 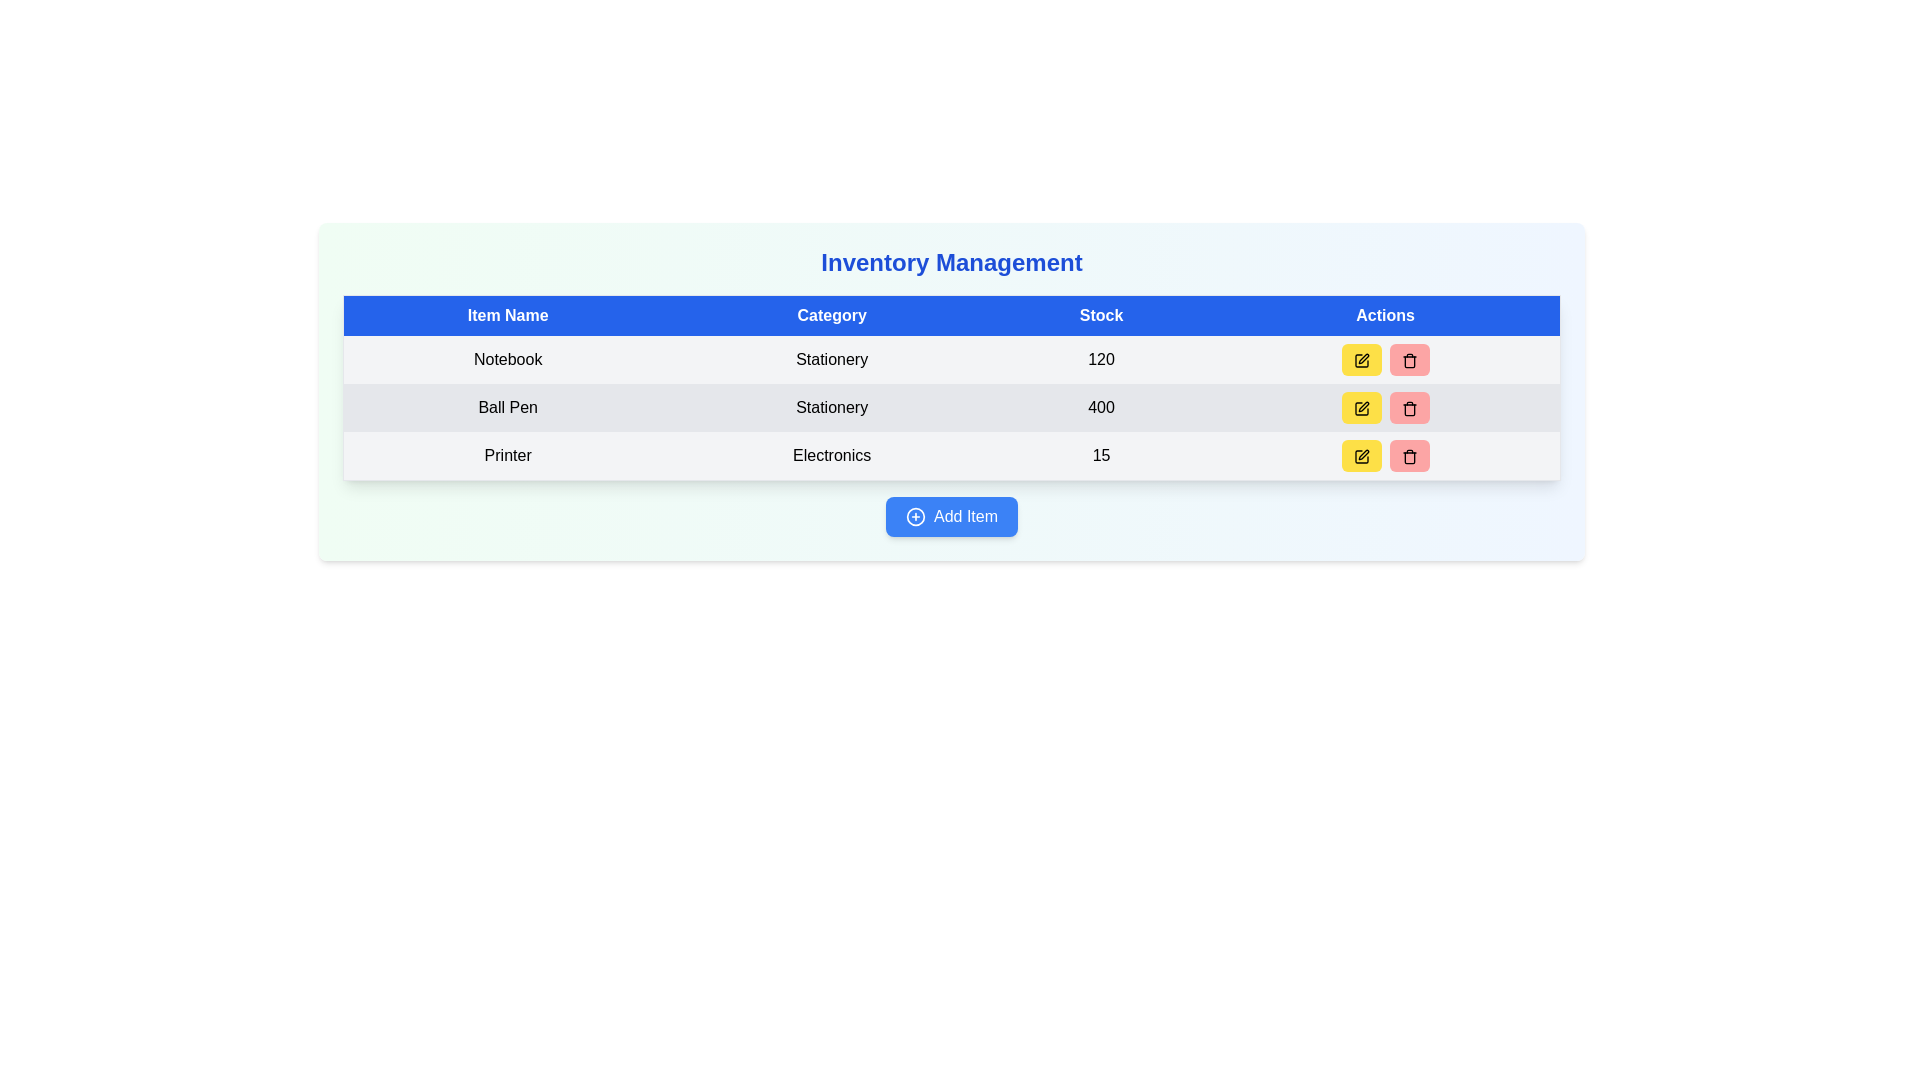 I want to click on the delete button located in the last row of the table under the 'Actions' column, so click(x=1408, y=455).